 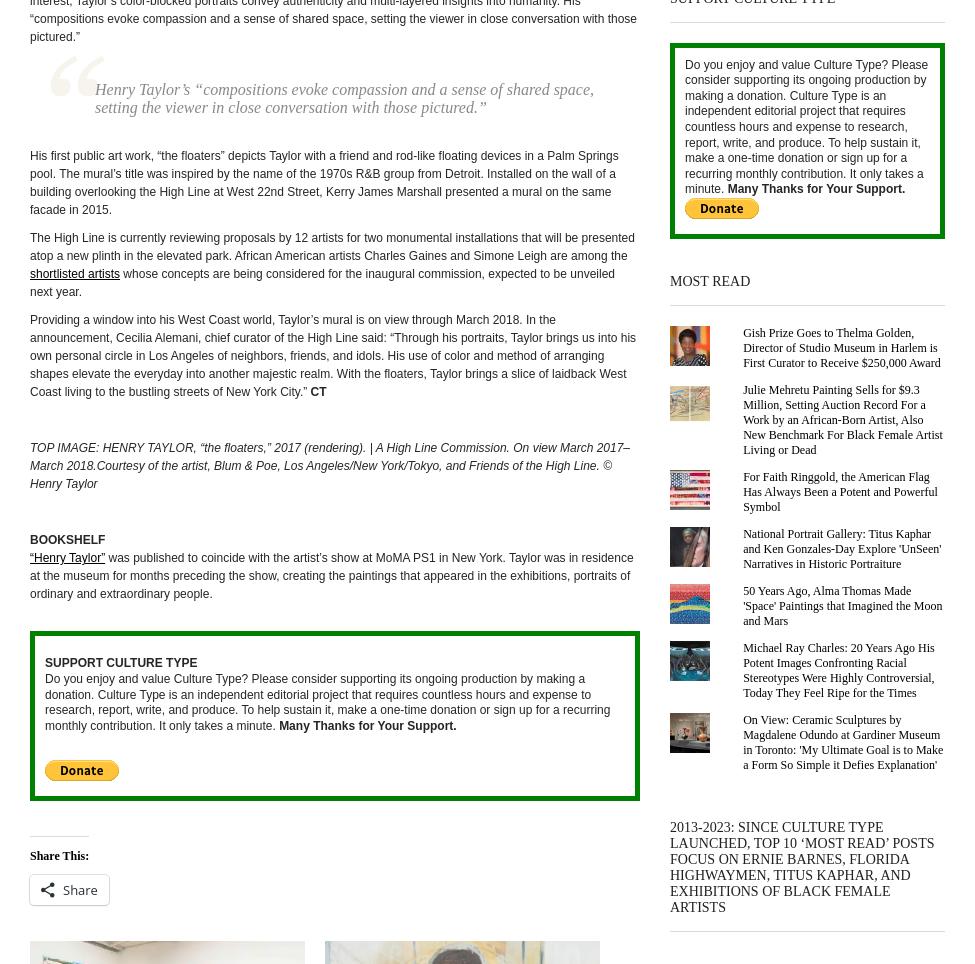 I want to click on 'shortlisted artists', so click(x=74, y=272).